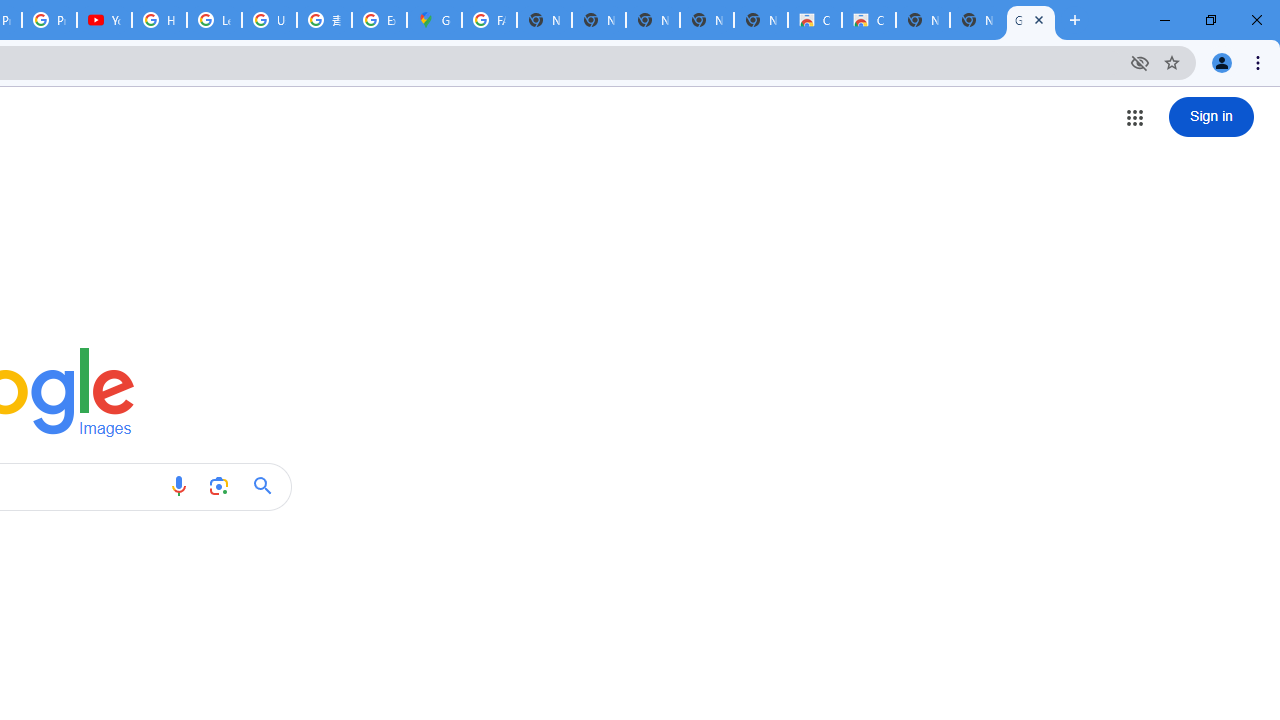 This screenshot has width=1280, height=720. I want to click on 'Explore new street-level details - Google Maps Help', so click(379, 20).